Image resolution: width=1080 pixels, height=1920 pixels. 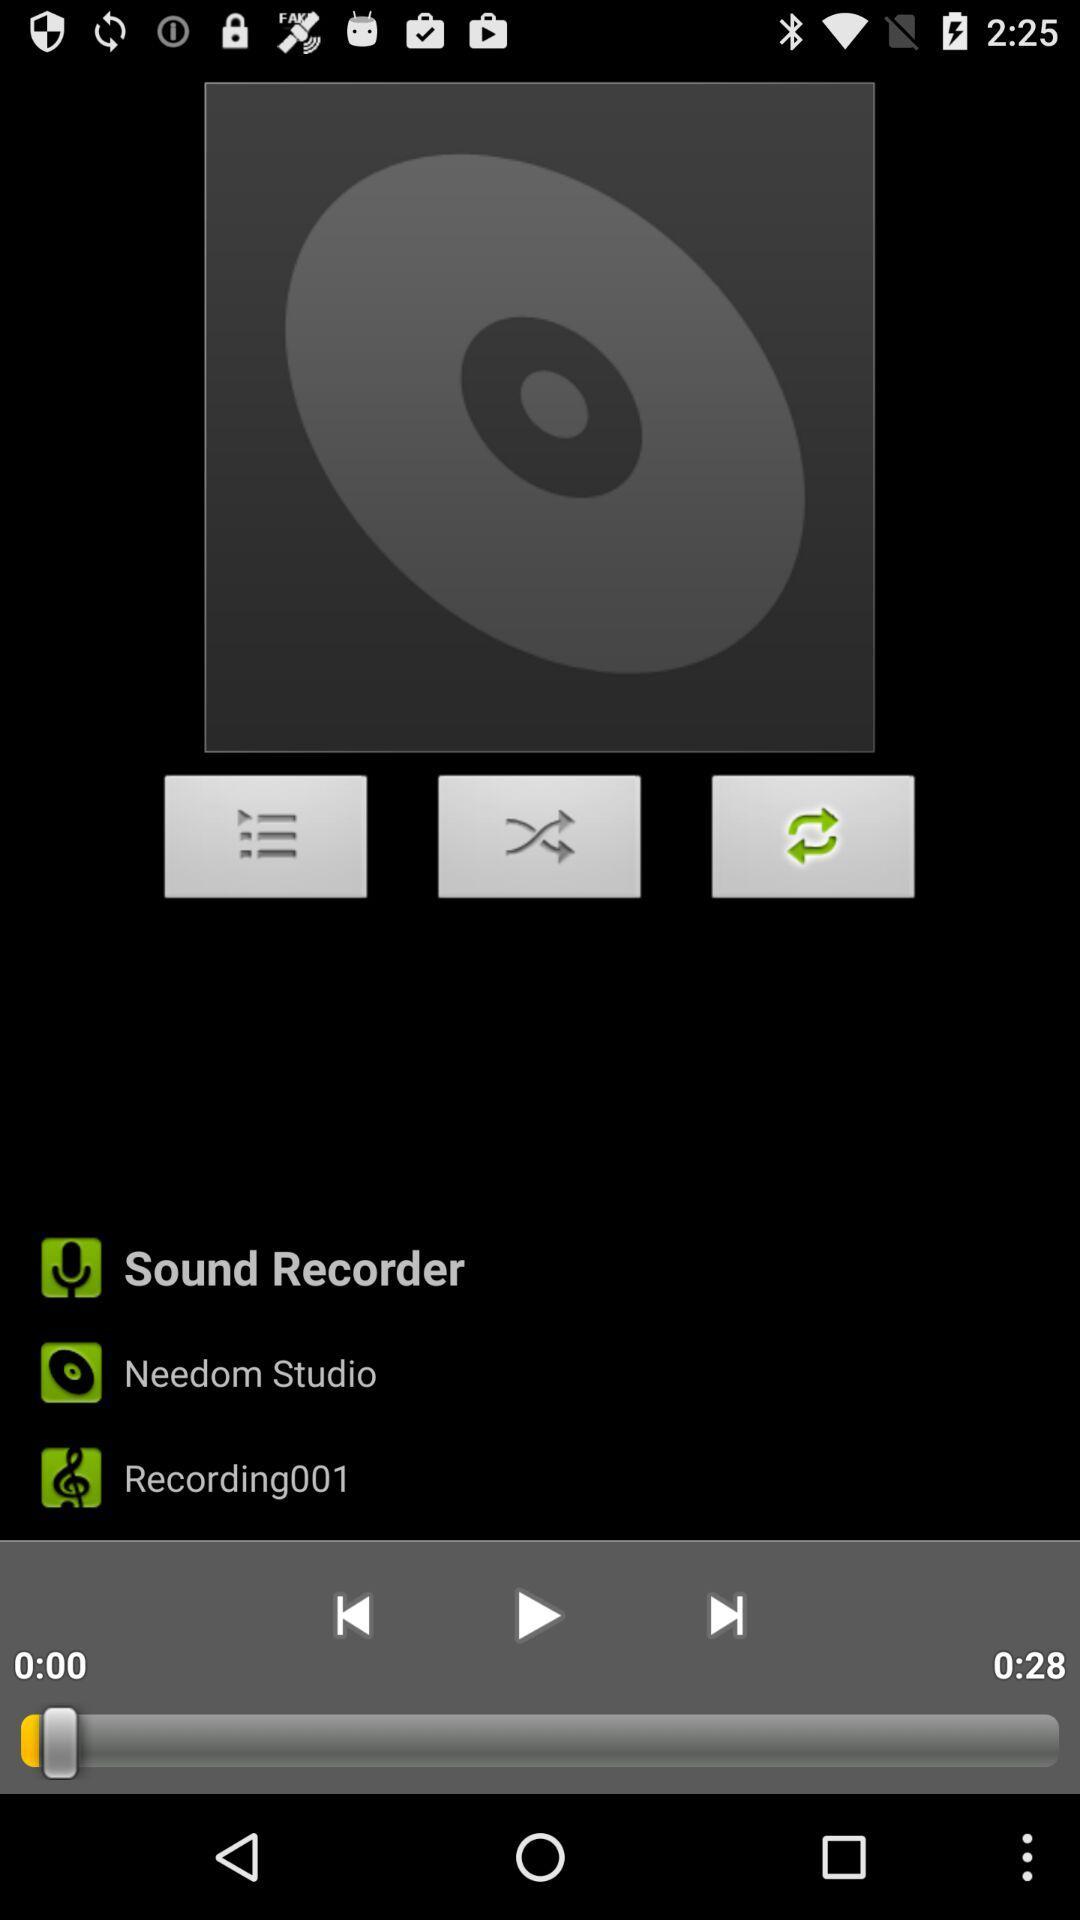 I want to click on the list icon, so click(x=265, y=900).